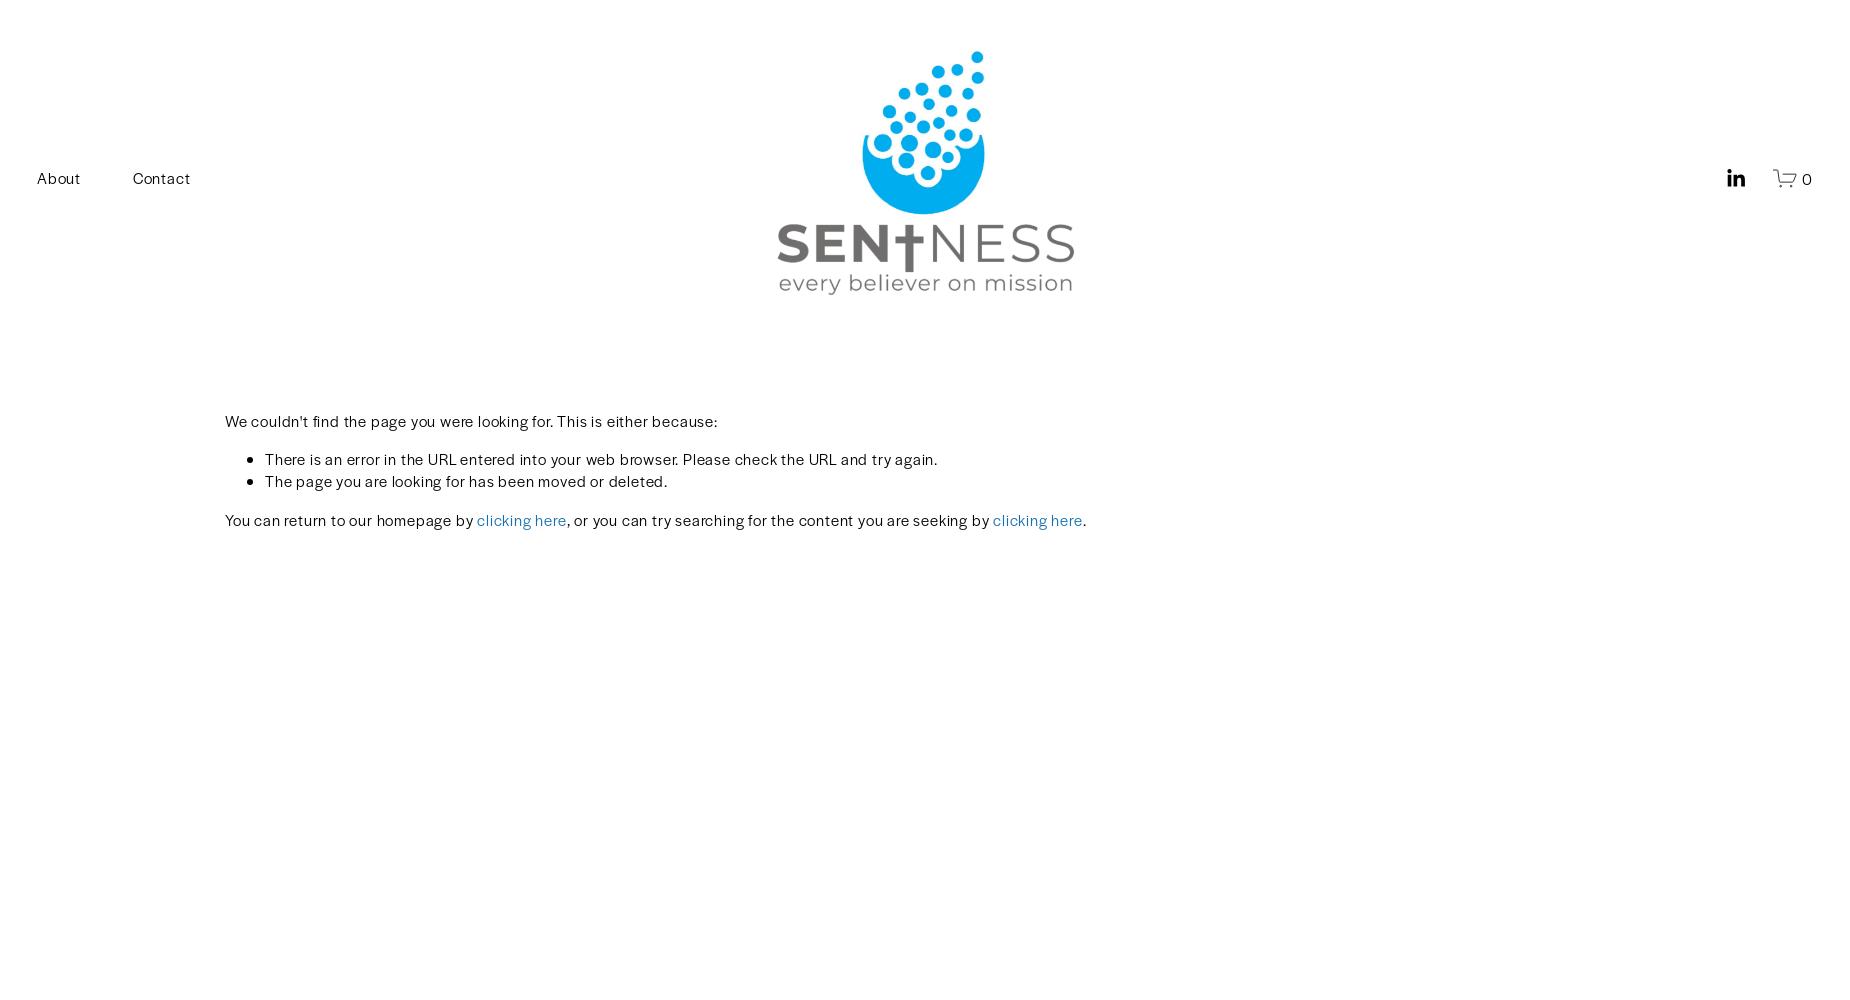 This screenshot has height=1000, width=1850. Describe the element at coordinates (471, 419) in the screenshot. I see `'We couldn't find the page you were looking for. This is either because:'` at that location.